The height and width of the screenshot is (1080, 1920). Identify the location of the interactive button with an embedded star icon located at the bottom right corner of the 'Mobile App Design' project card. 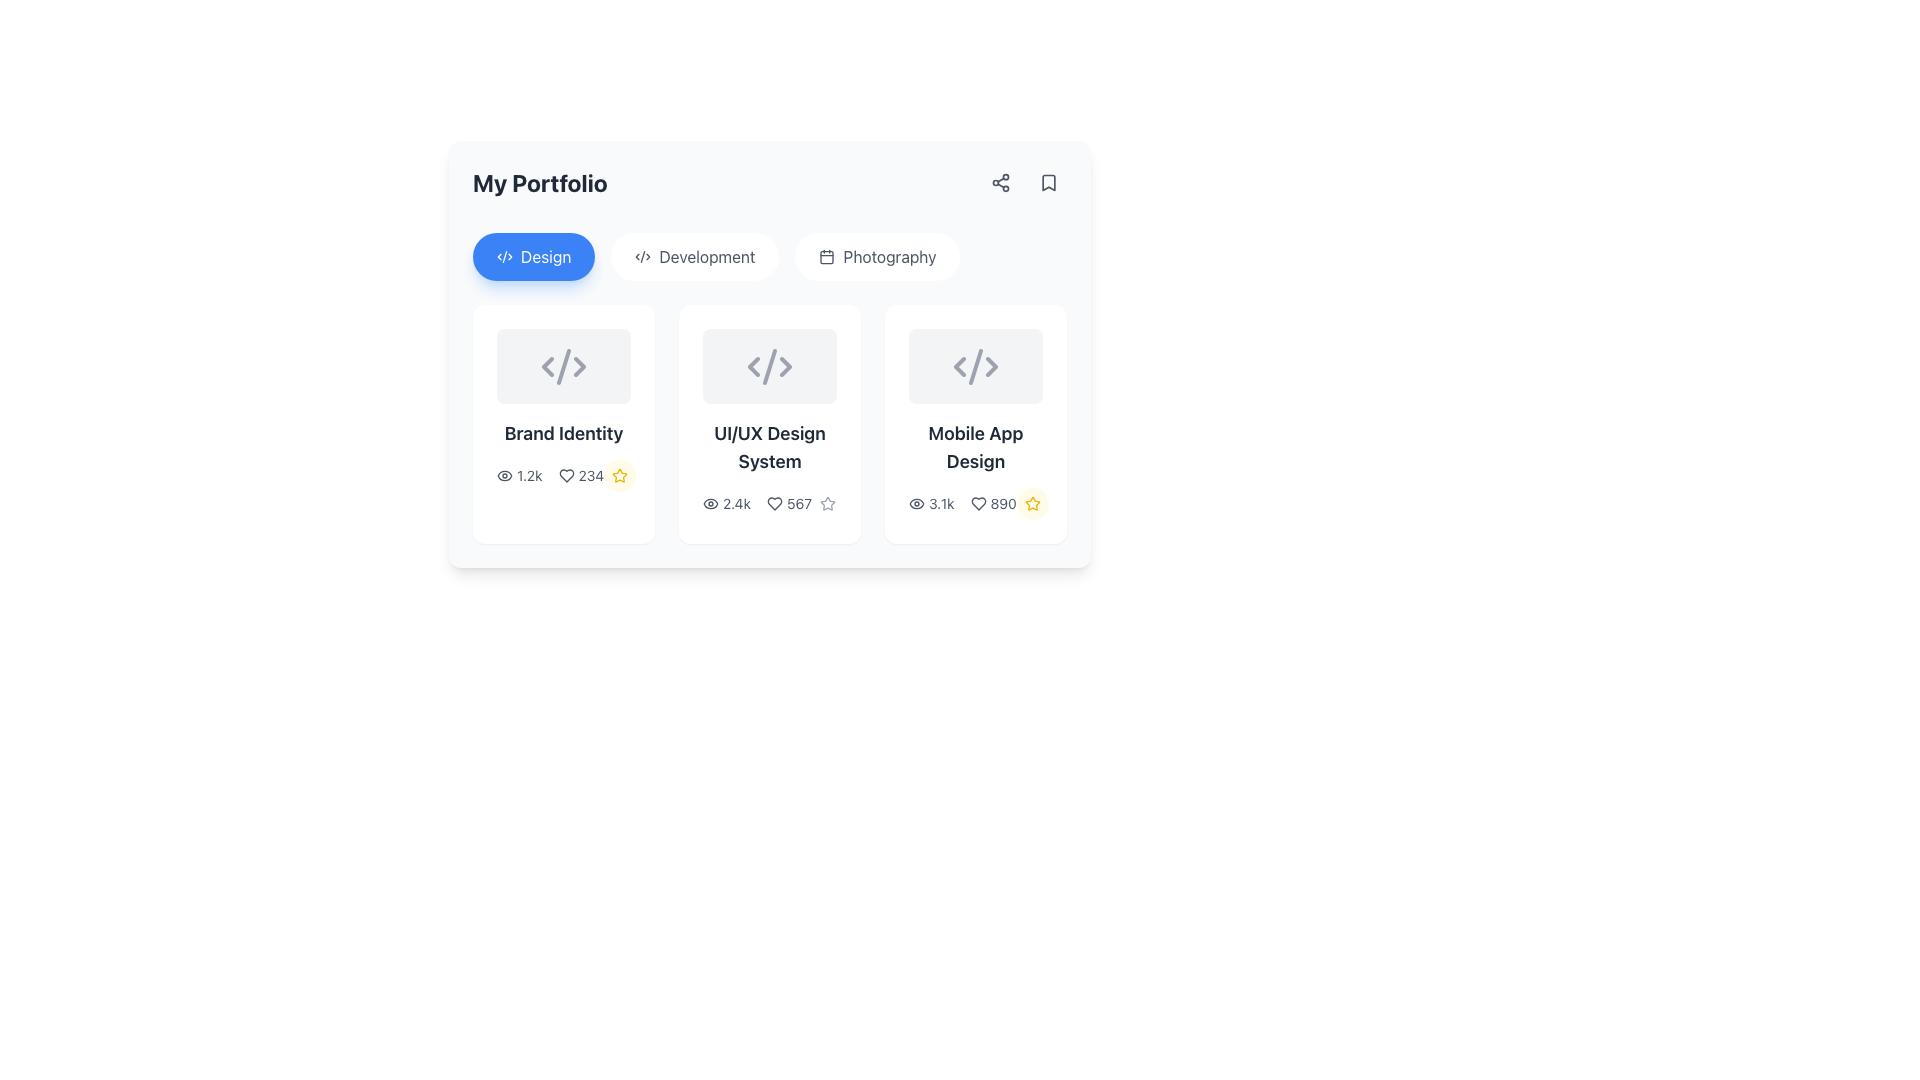
(1032, 503).